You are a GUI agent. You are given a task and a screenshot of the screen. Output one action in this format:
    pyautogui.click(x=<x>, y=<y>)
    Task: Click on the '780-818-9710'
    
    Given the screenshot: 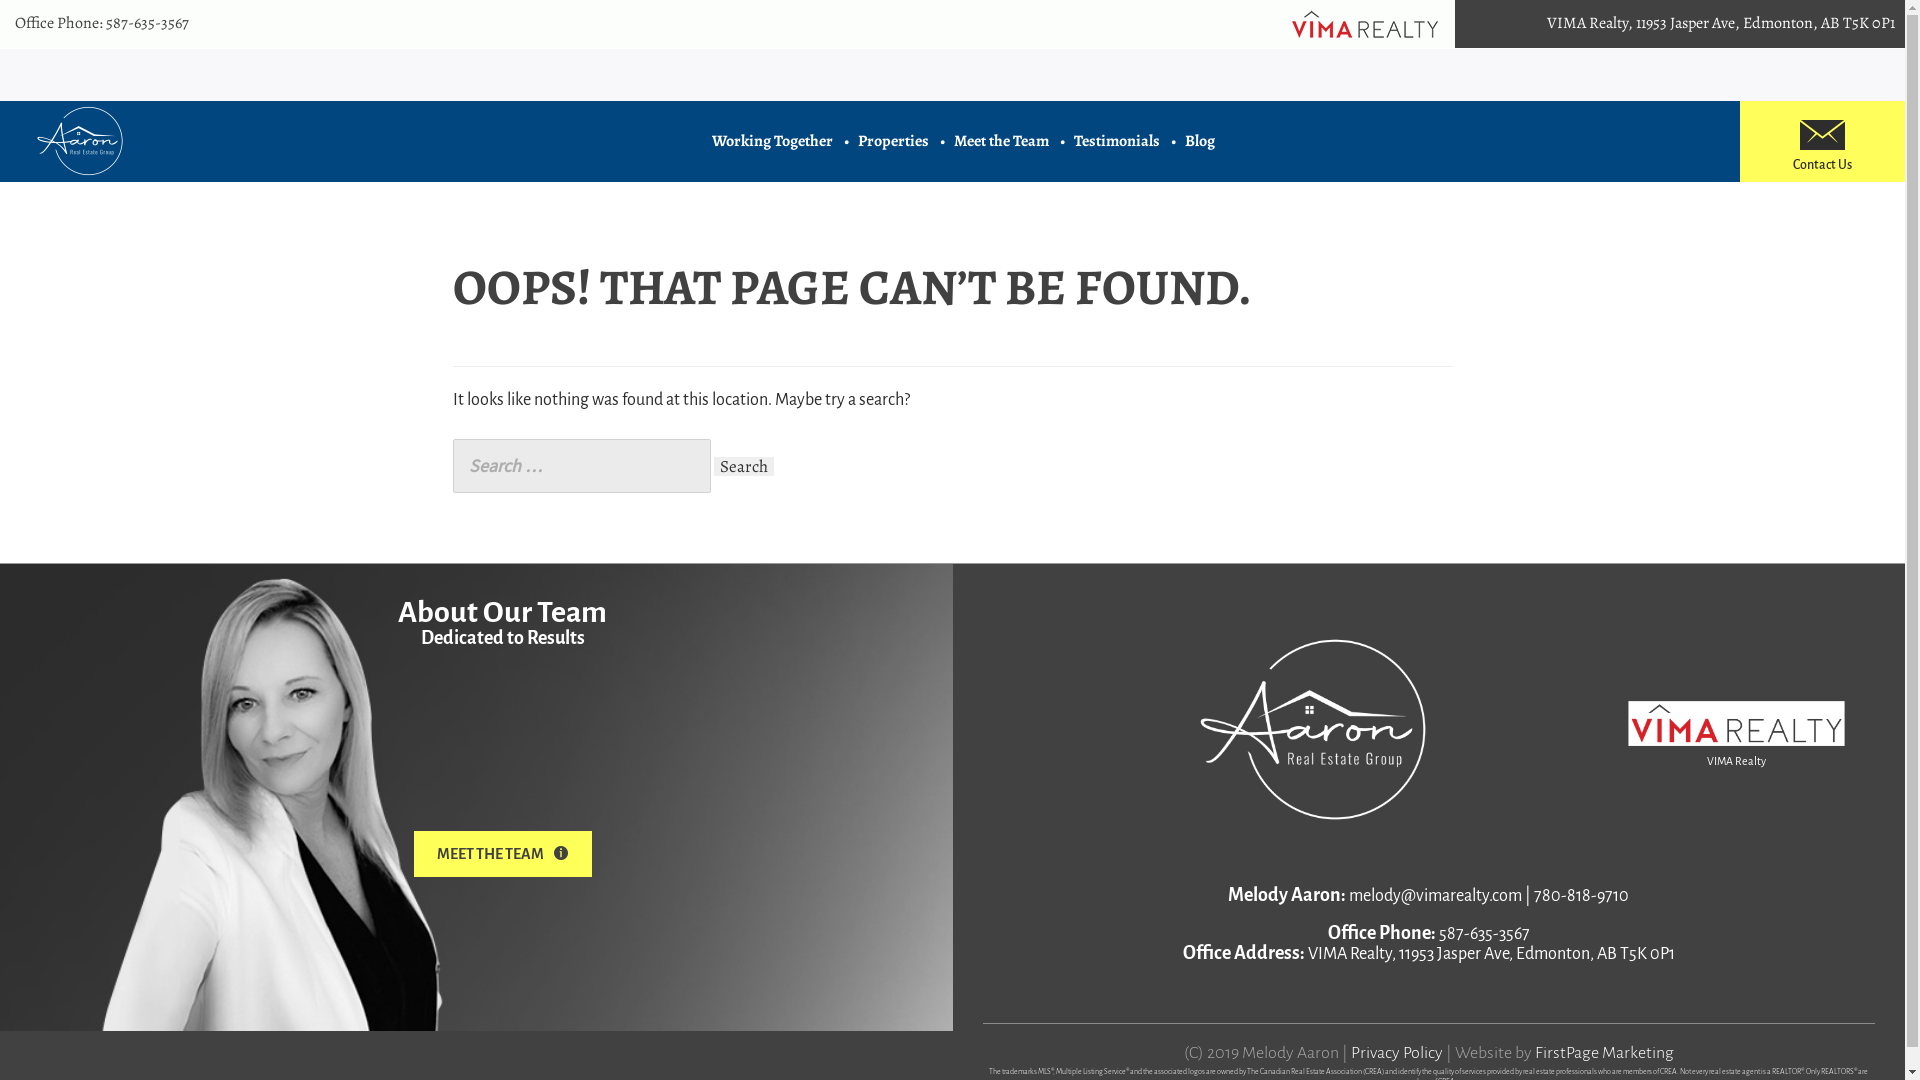 What is the action you would take?
    pyautogui.click(x=1580, y=894)
    